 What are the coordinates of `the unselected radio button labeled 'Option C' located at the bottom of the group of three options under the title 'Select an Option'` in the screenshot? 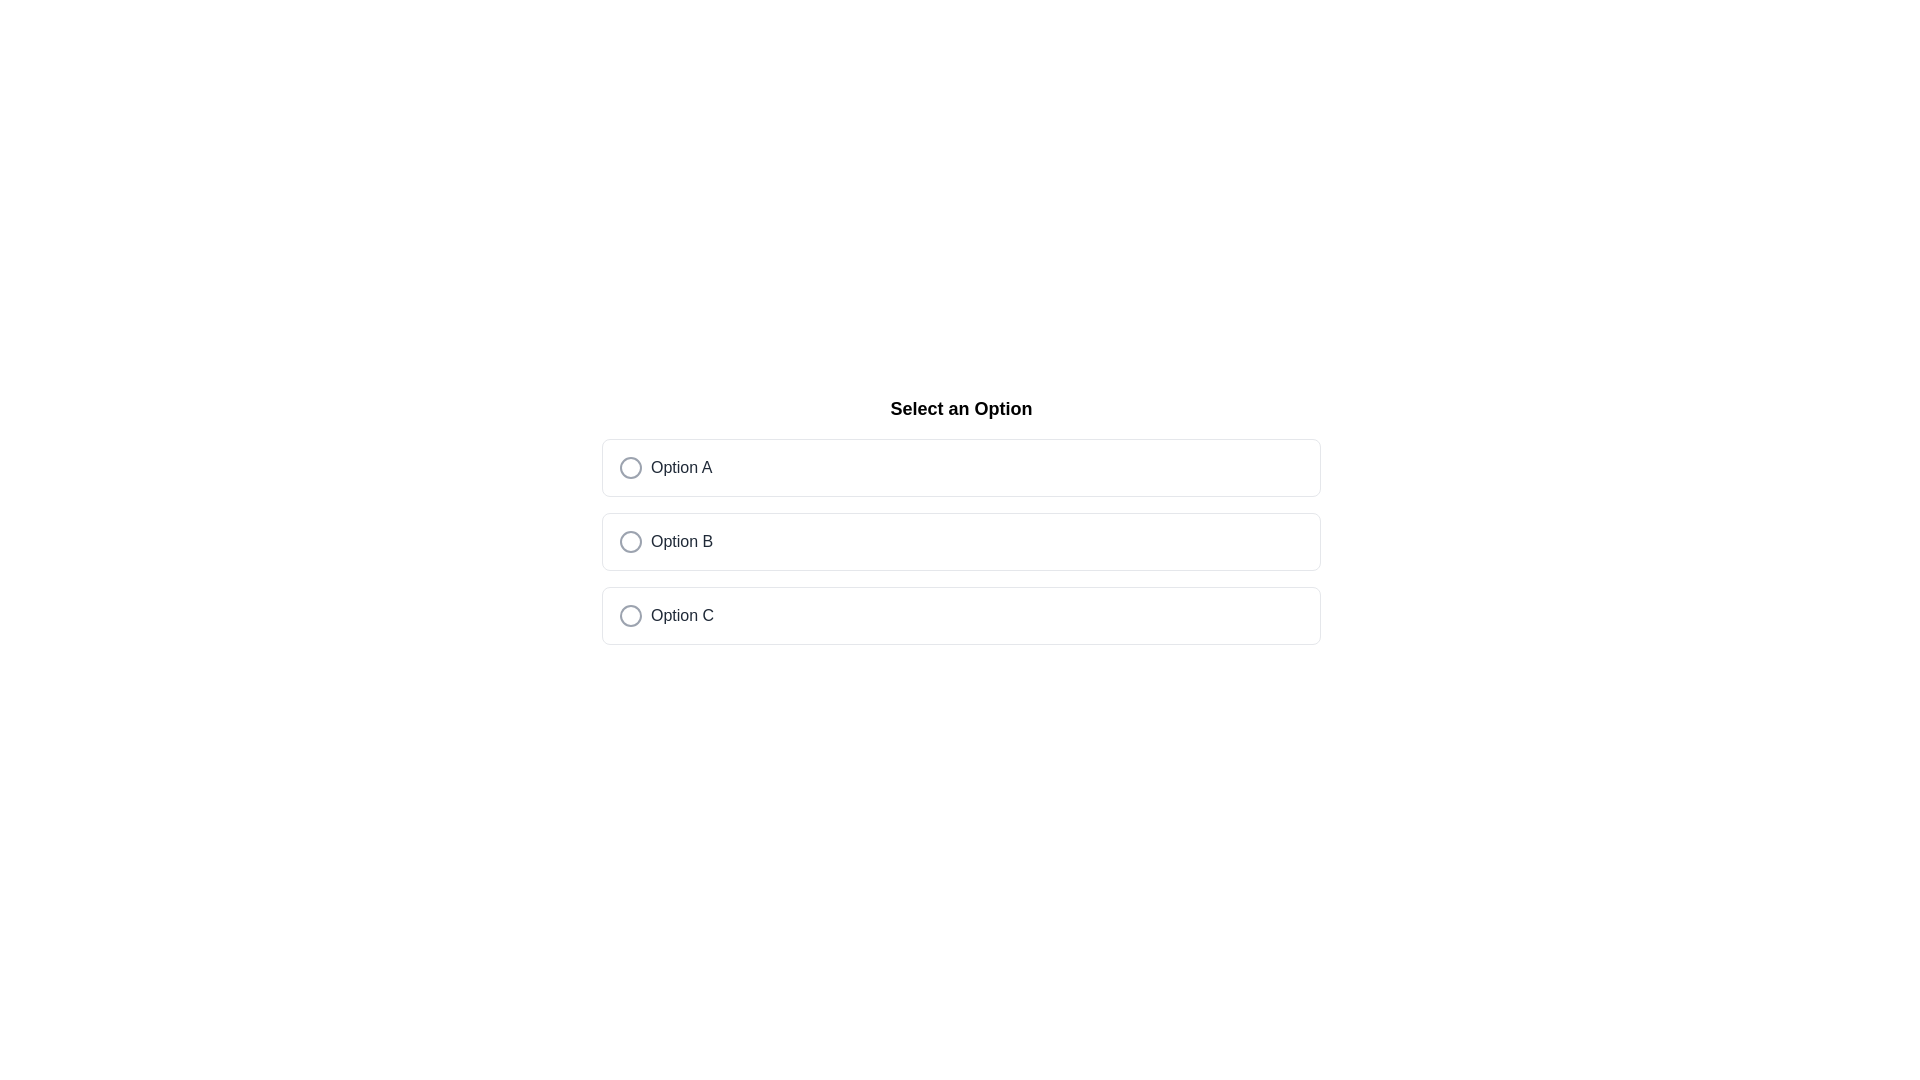 It's located at (961, 615).